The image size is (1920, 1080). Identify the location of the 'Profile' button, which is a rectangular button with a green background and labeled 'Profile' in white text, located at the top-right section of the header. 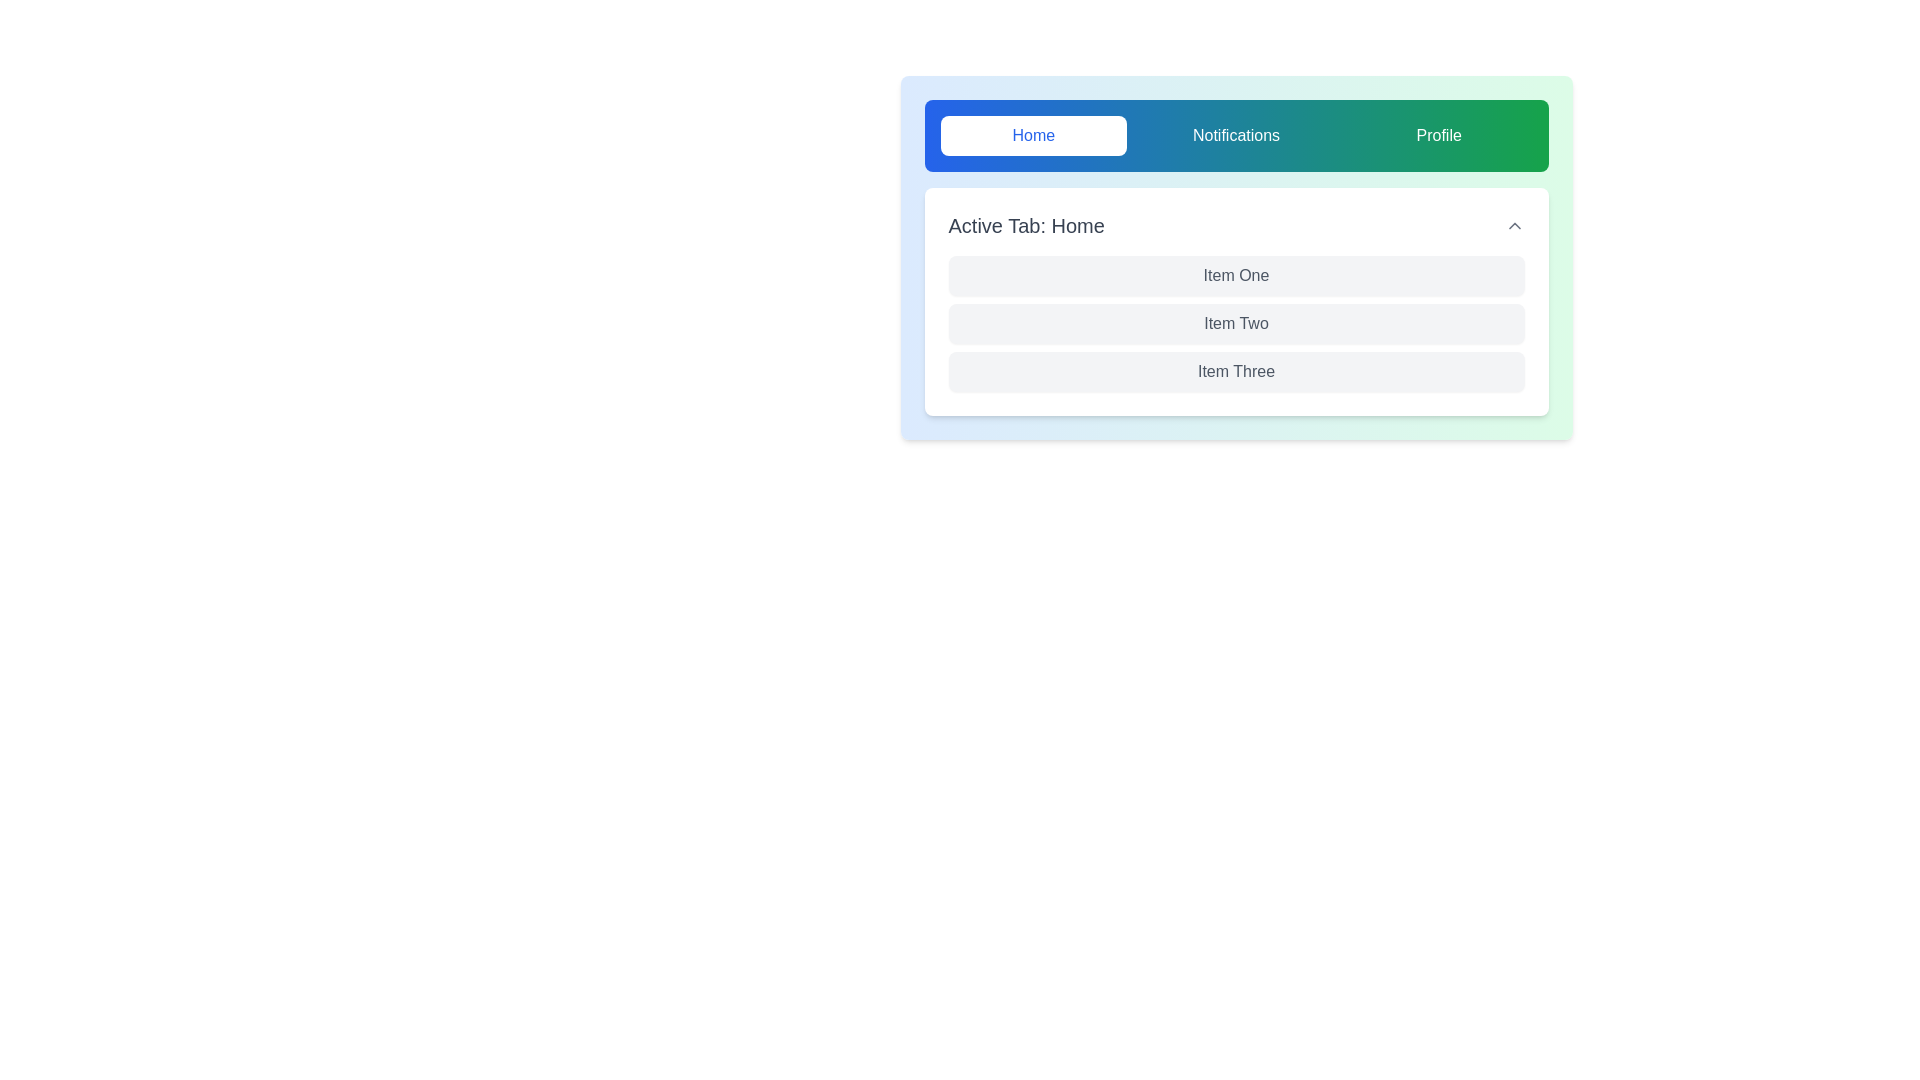
(1438, 135).